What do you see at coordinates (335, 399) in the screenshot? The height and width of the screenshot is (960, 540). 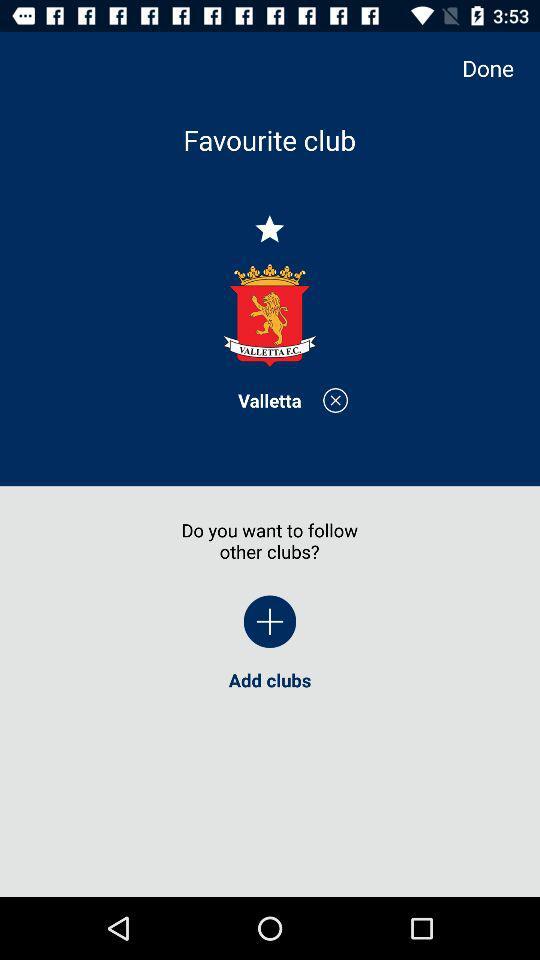 I see `the close icon` at bounding box center [335, 399].